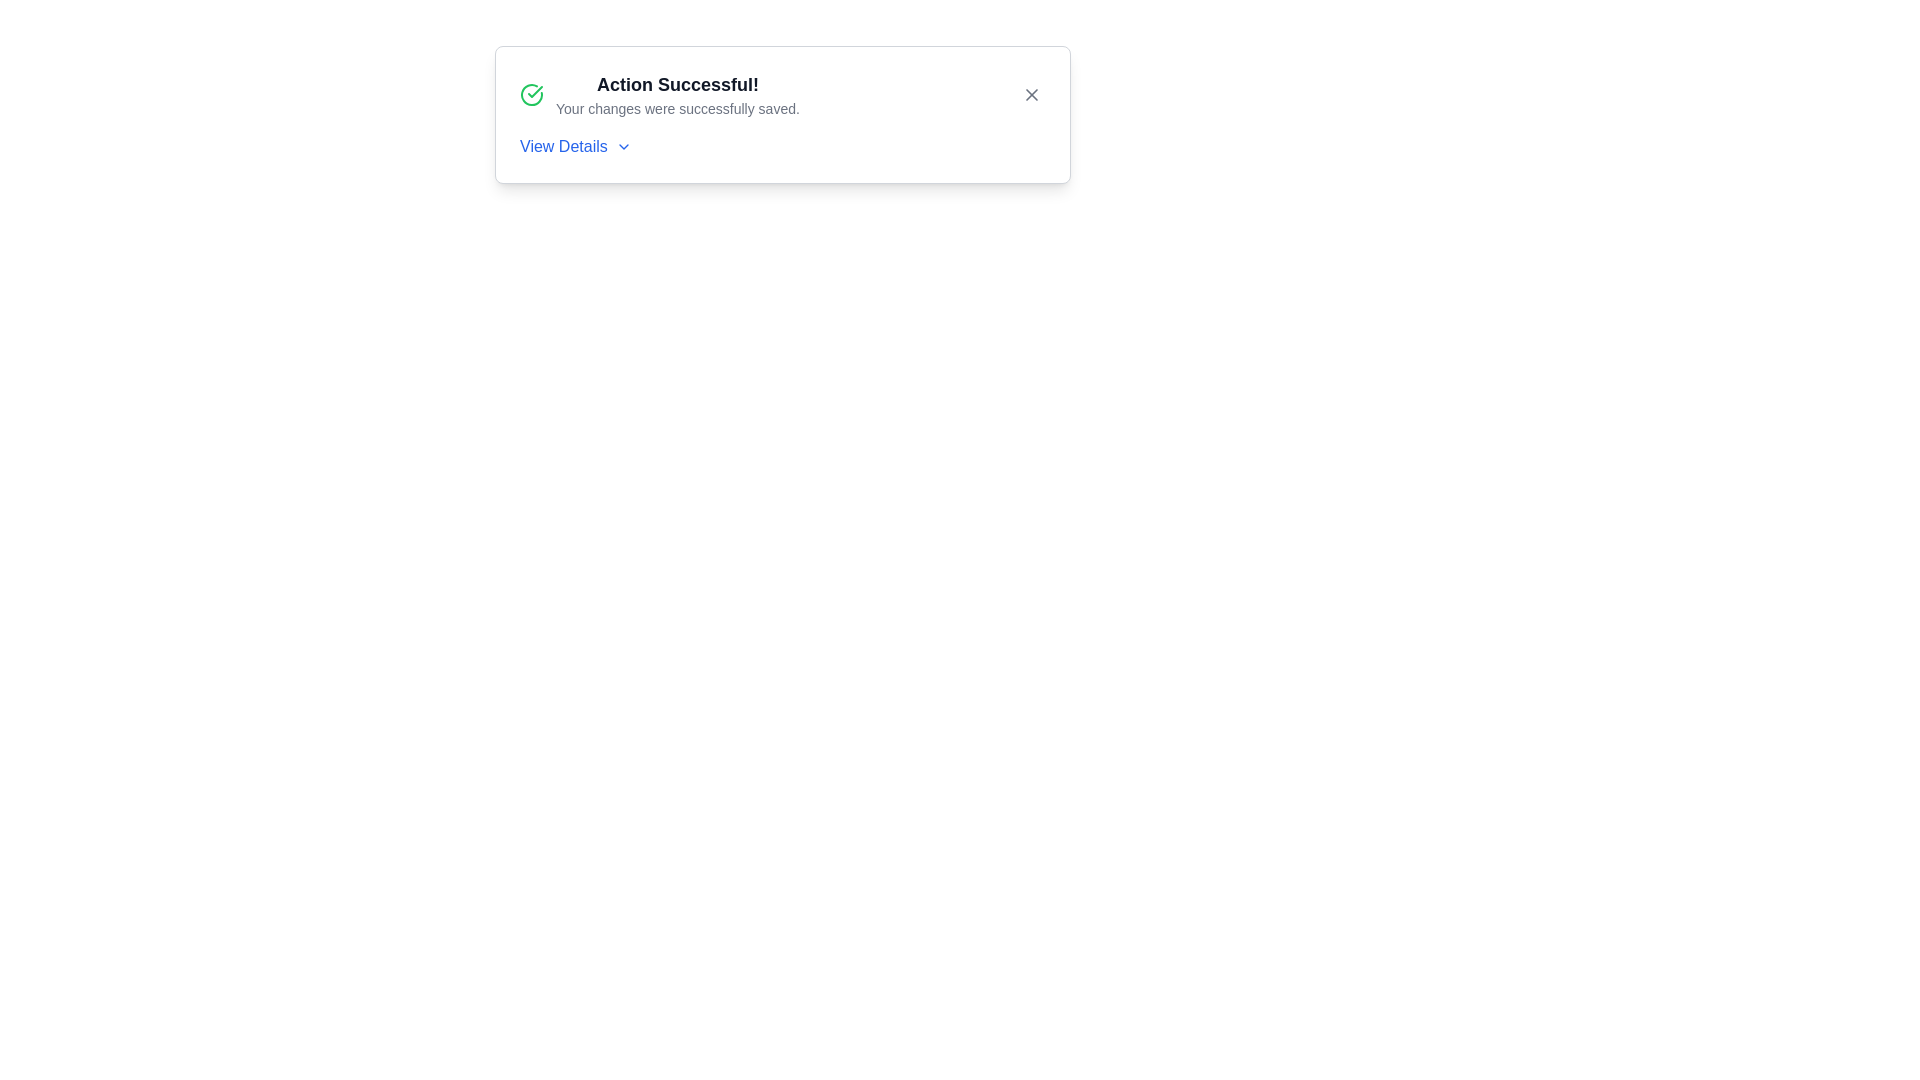  Describe the element at coordinates (574, 145) in the screenshot. I see `the 'View Details' button to expand the details` at that location.